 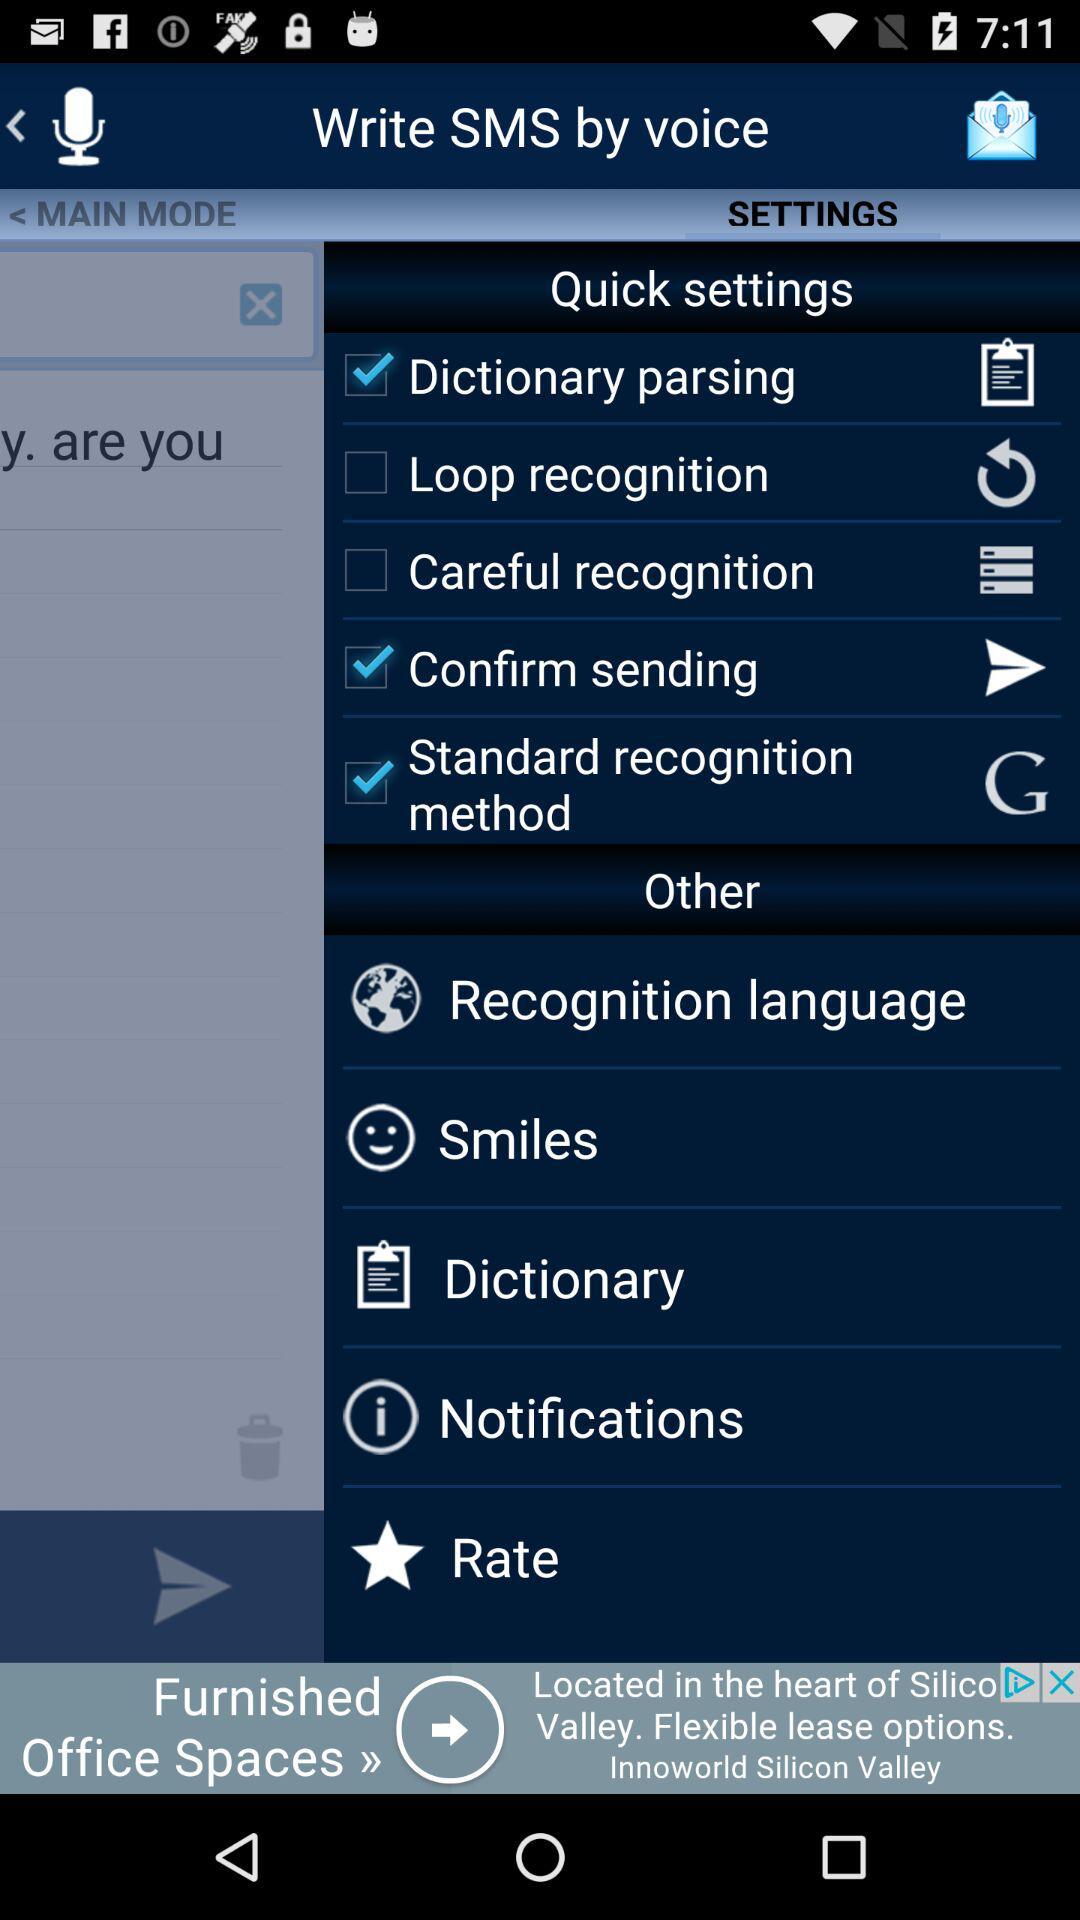 What do you see at coordinates (30, 1585) in the screenshot?
I see `message` at bounding box center [30, 1585].